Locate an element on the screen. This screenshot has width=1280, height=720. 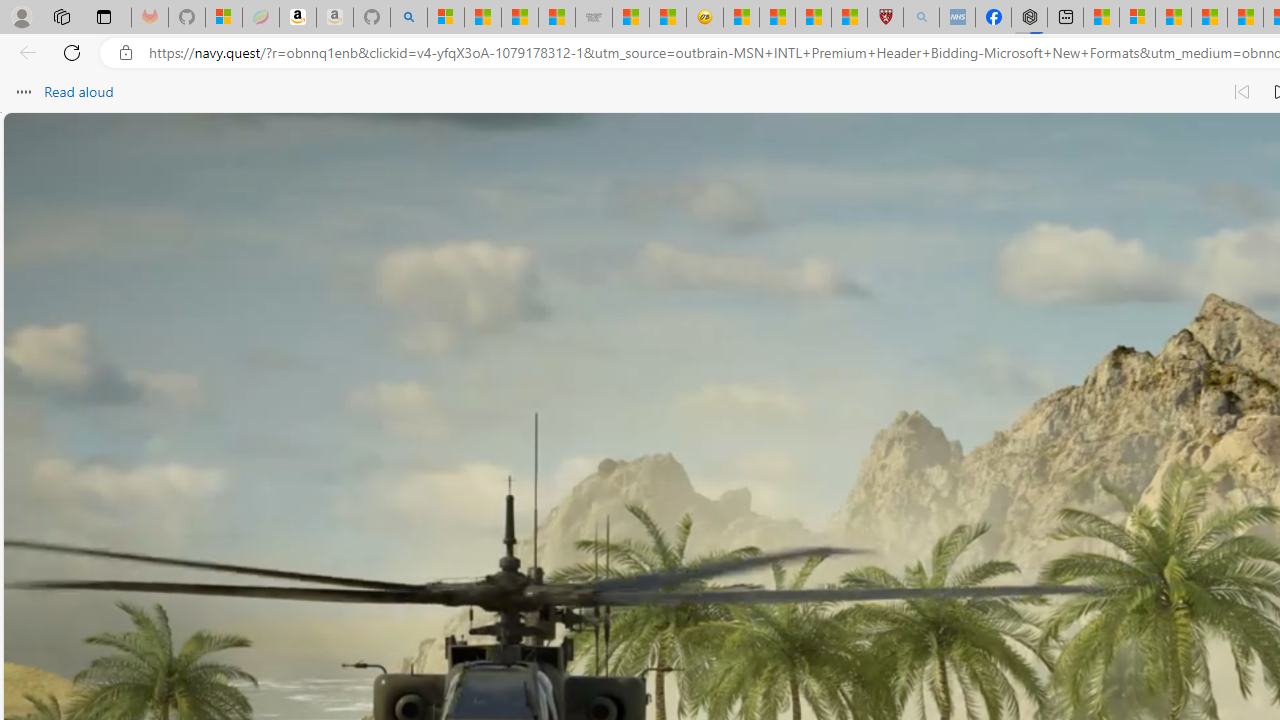
'Combat Siege' is located at coordinates (592, 17).